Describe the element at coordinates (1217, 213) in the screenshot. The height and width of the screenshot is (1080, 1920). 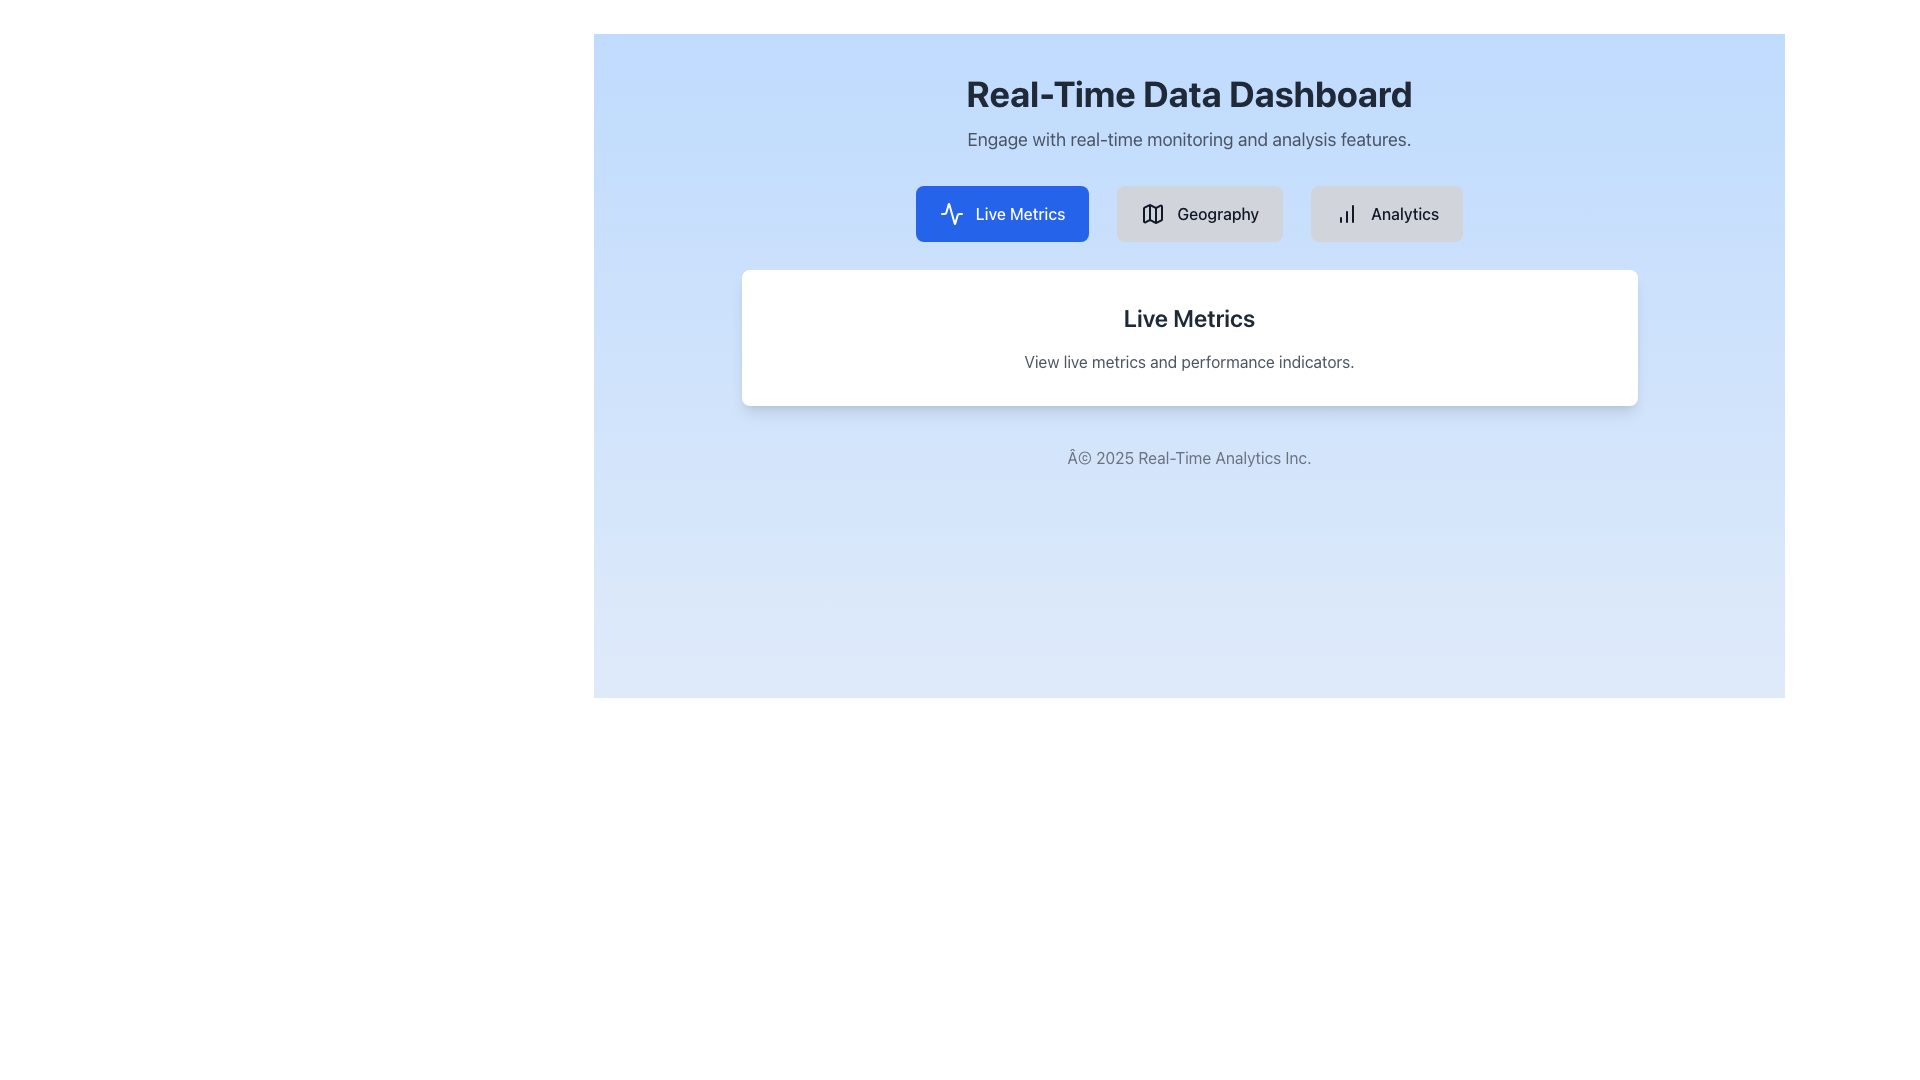
I see `text label for the Geography section, which is the second button in the row of three buttons below the 'Real-Time Data Dashboard' heading` at that location.